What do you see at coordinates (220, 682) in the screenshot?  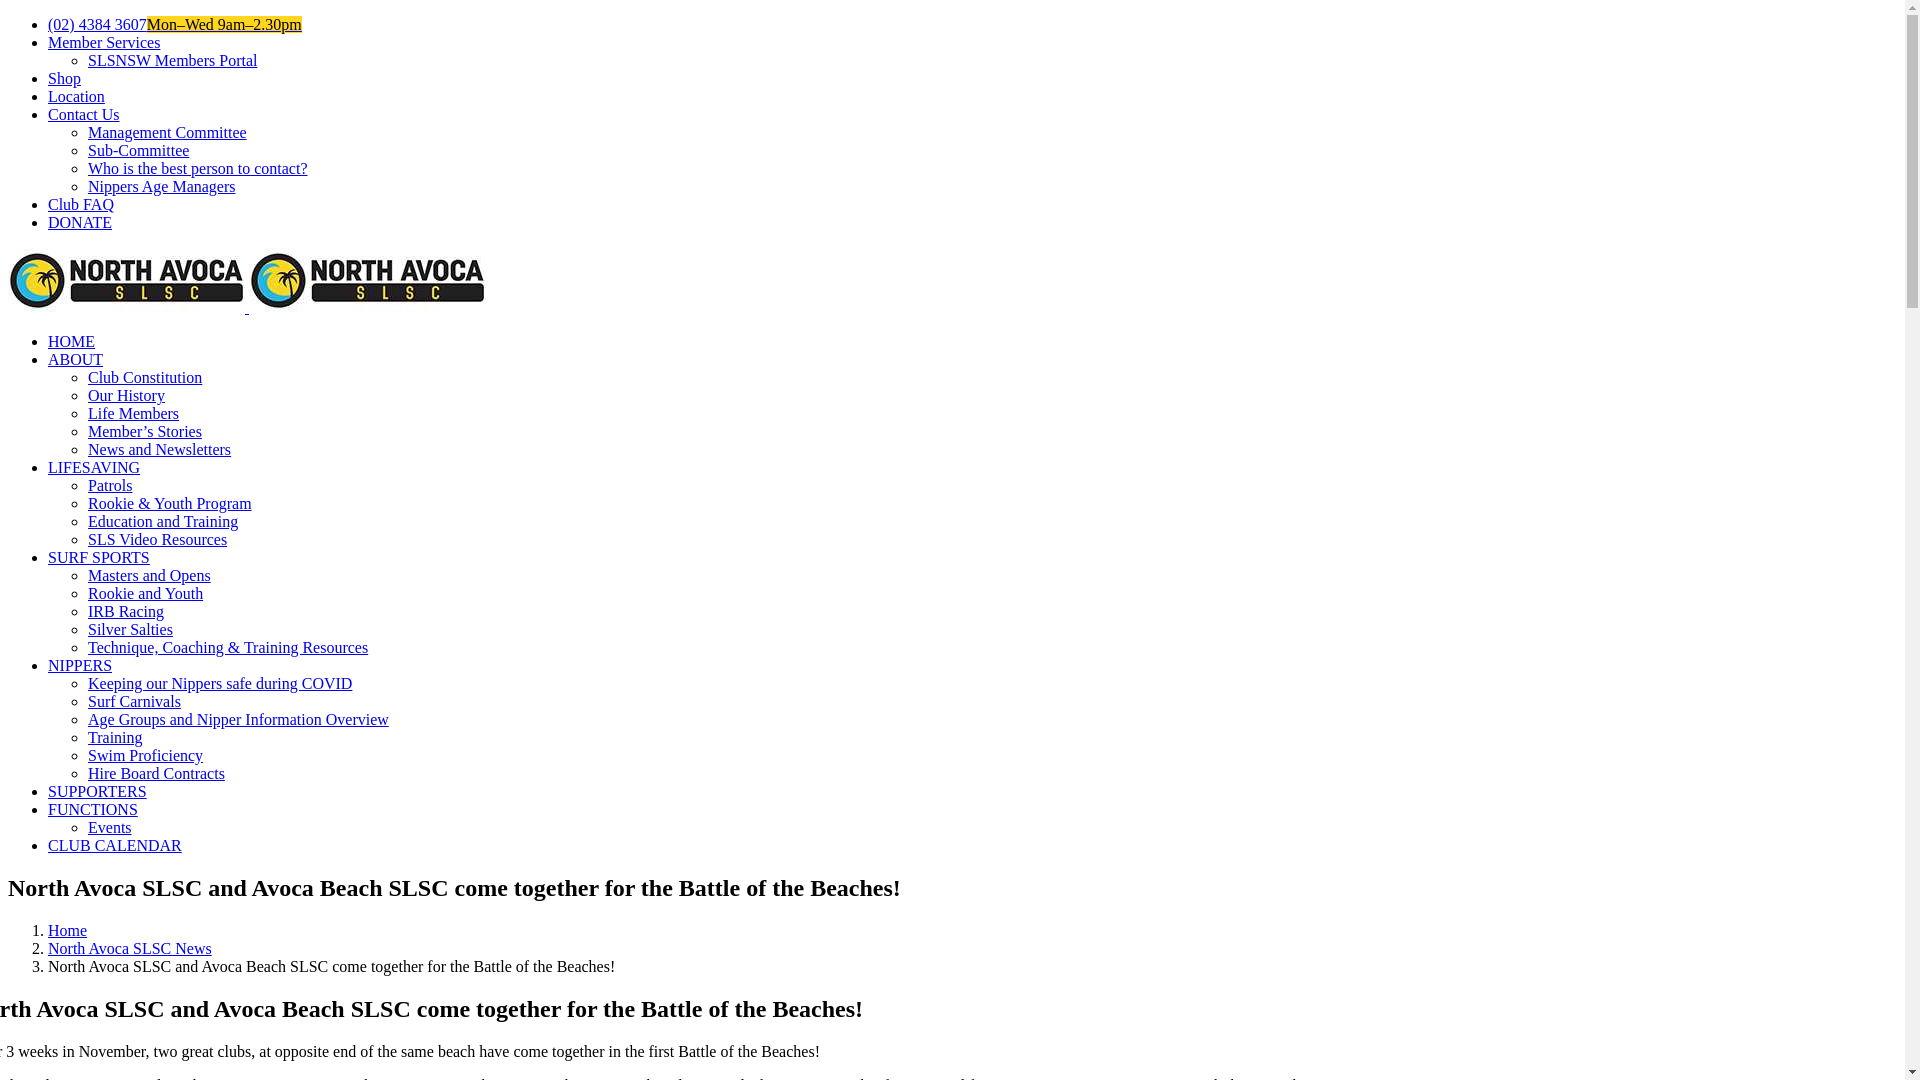 I see `'Keeping our Nippers safe during COVID'` at bounding box center [220, 682].